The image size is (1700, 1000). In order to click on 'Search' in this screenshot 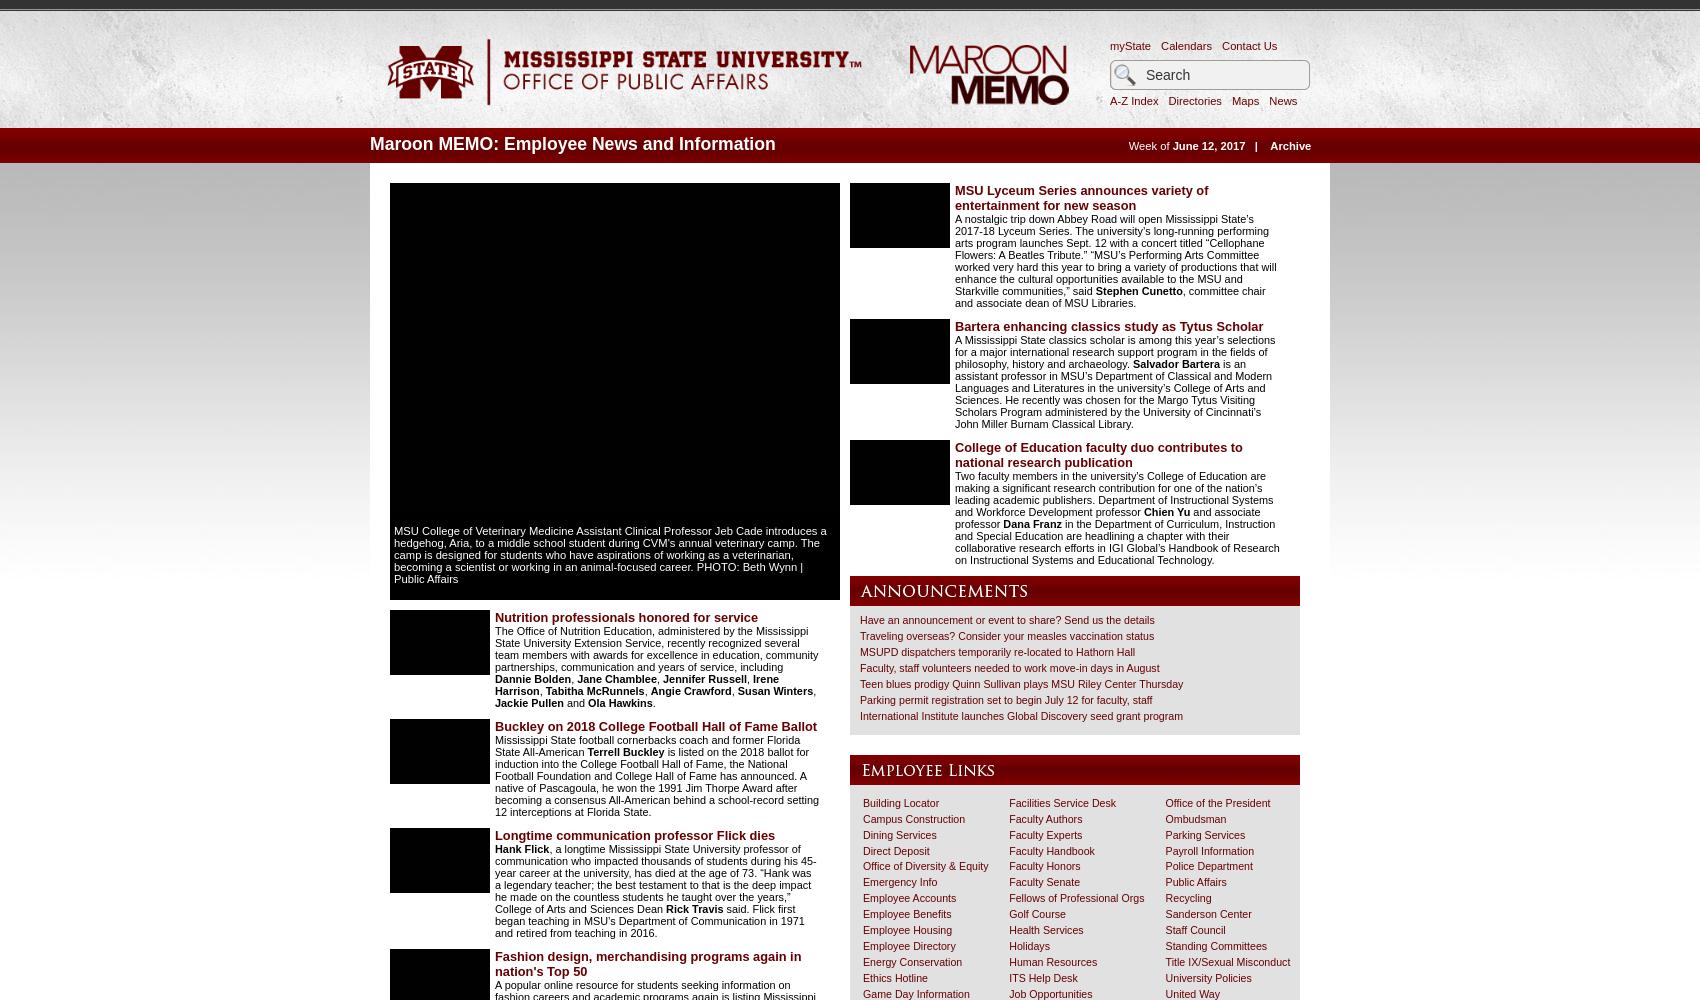, I will do `click(1161, 56)`.